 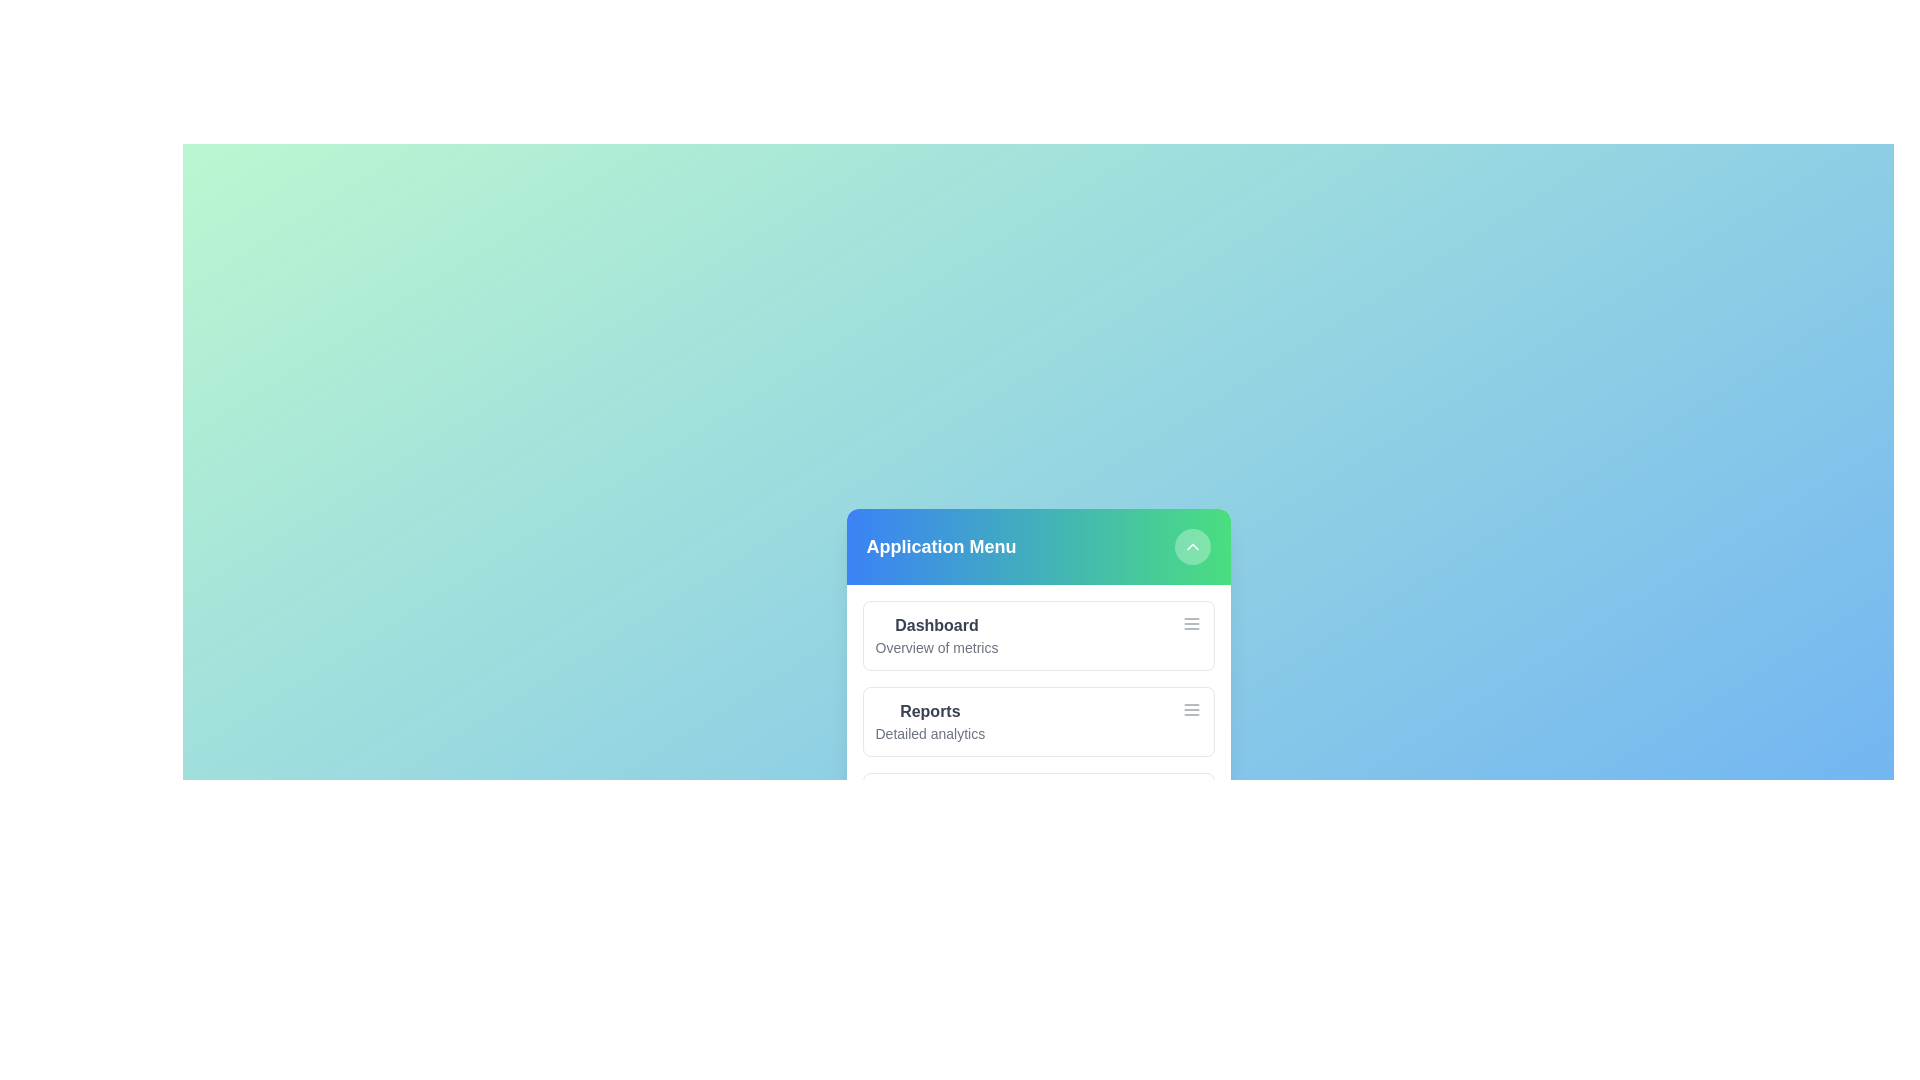 What do you see at coordinates (929, 721) in the screenshot?
I see `the menu item Reports to observe its hover effect` at bounding box center [929, 721].